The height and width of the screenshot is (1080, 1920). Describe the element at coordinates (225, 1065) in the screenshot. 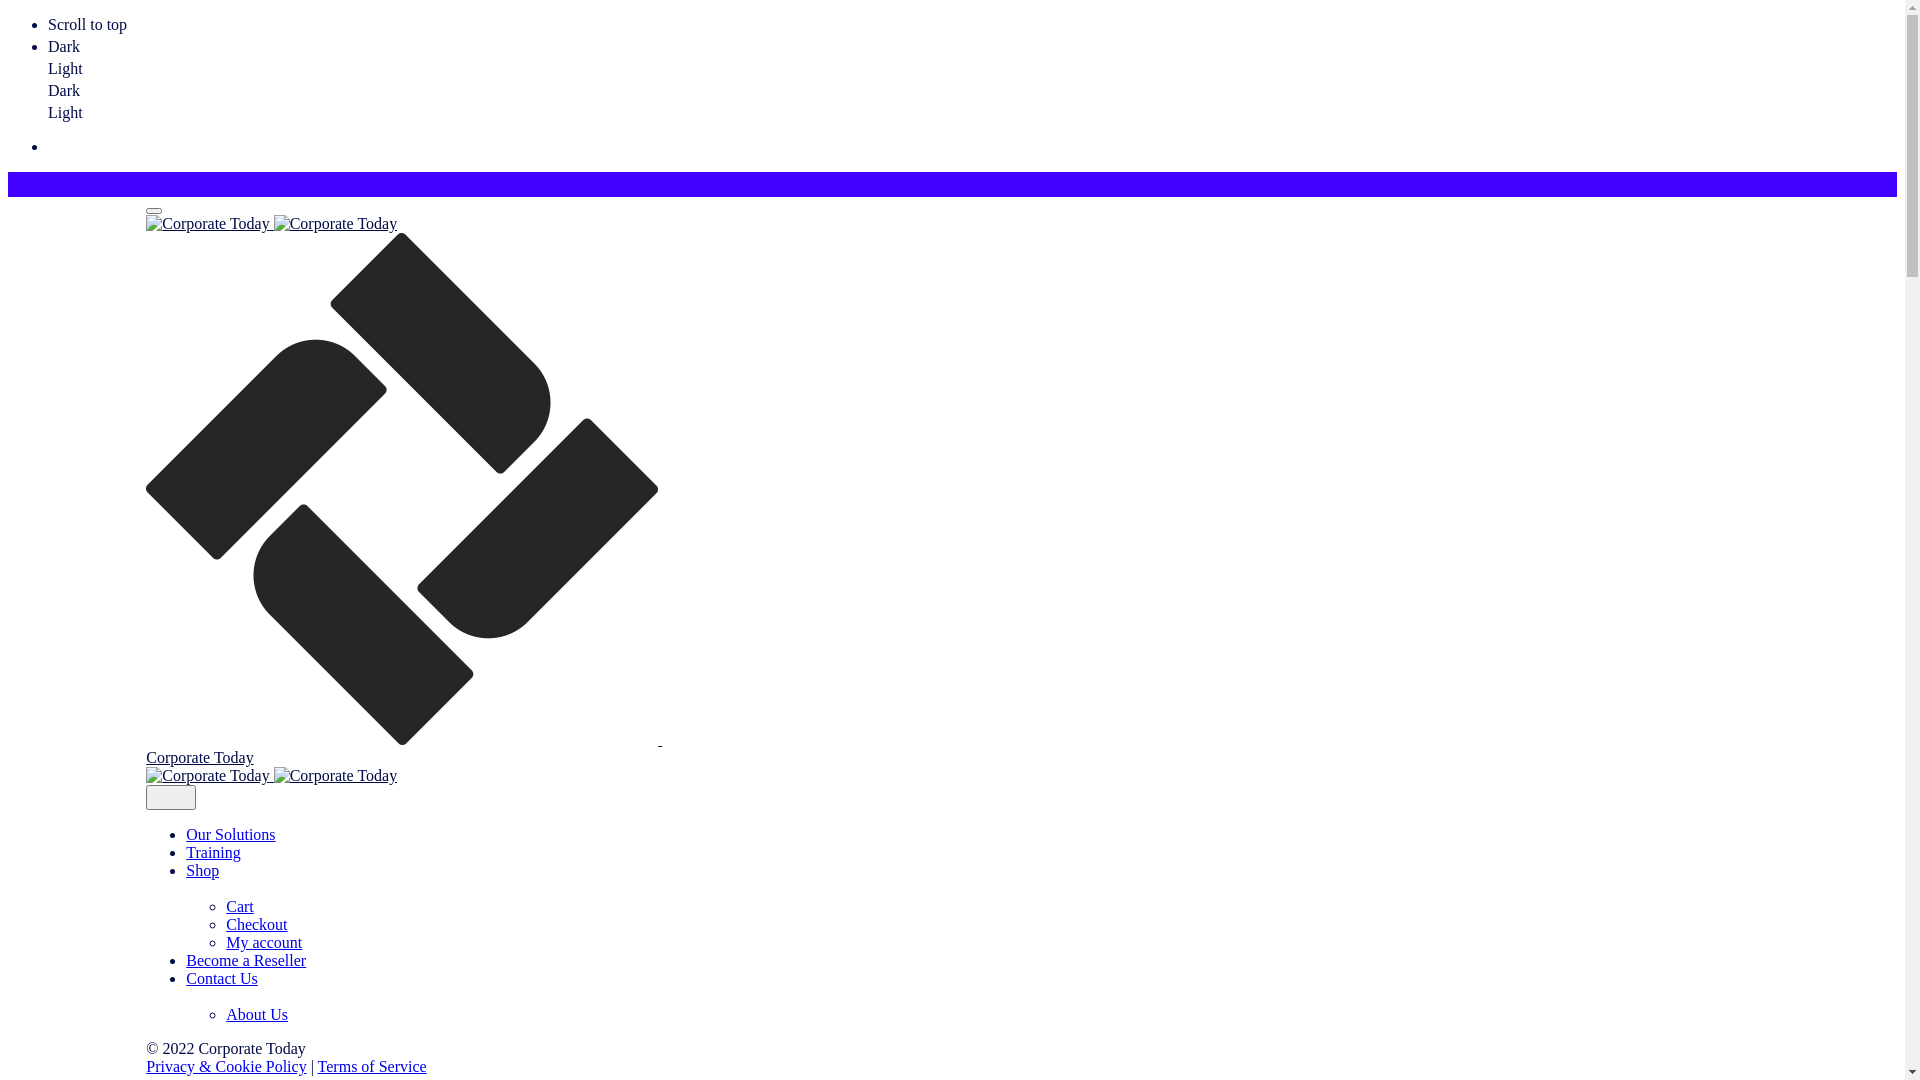

I see `'Privacy & Cookie Policy'` at that location.